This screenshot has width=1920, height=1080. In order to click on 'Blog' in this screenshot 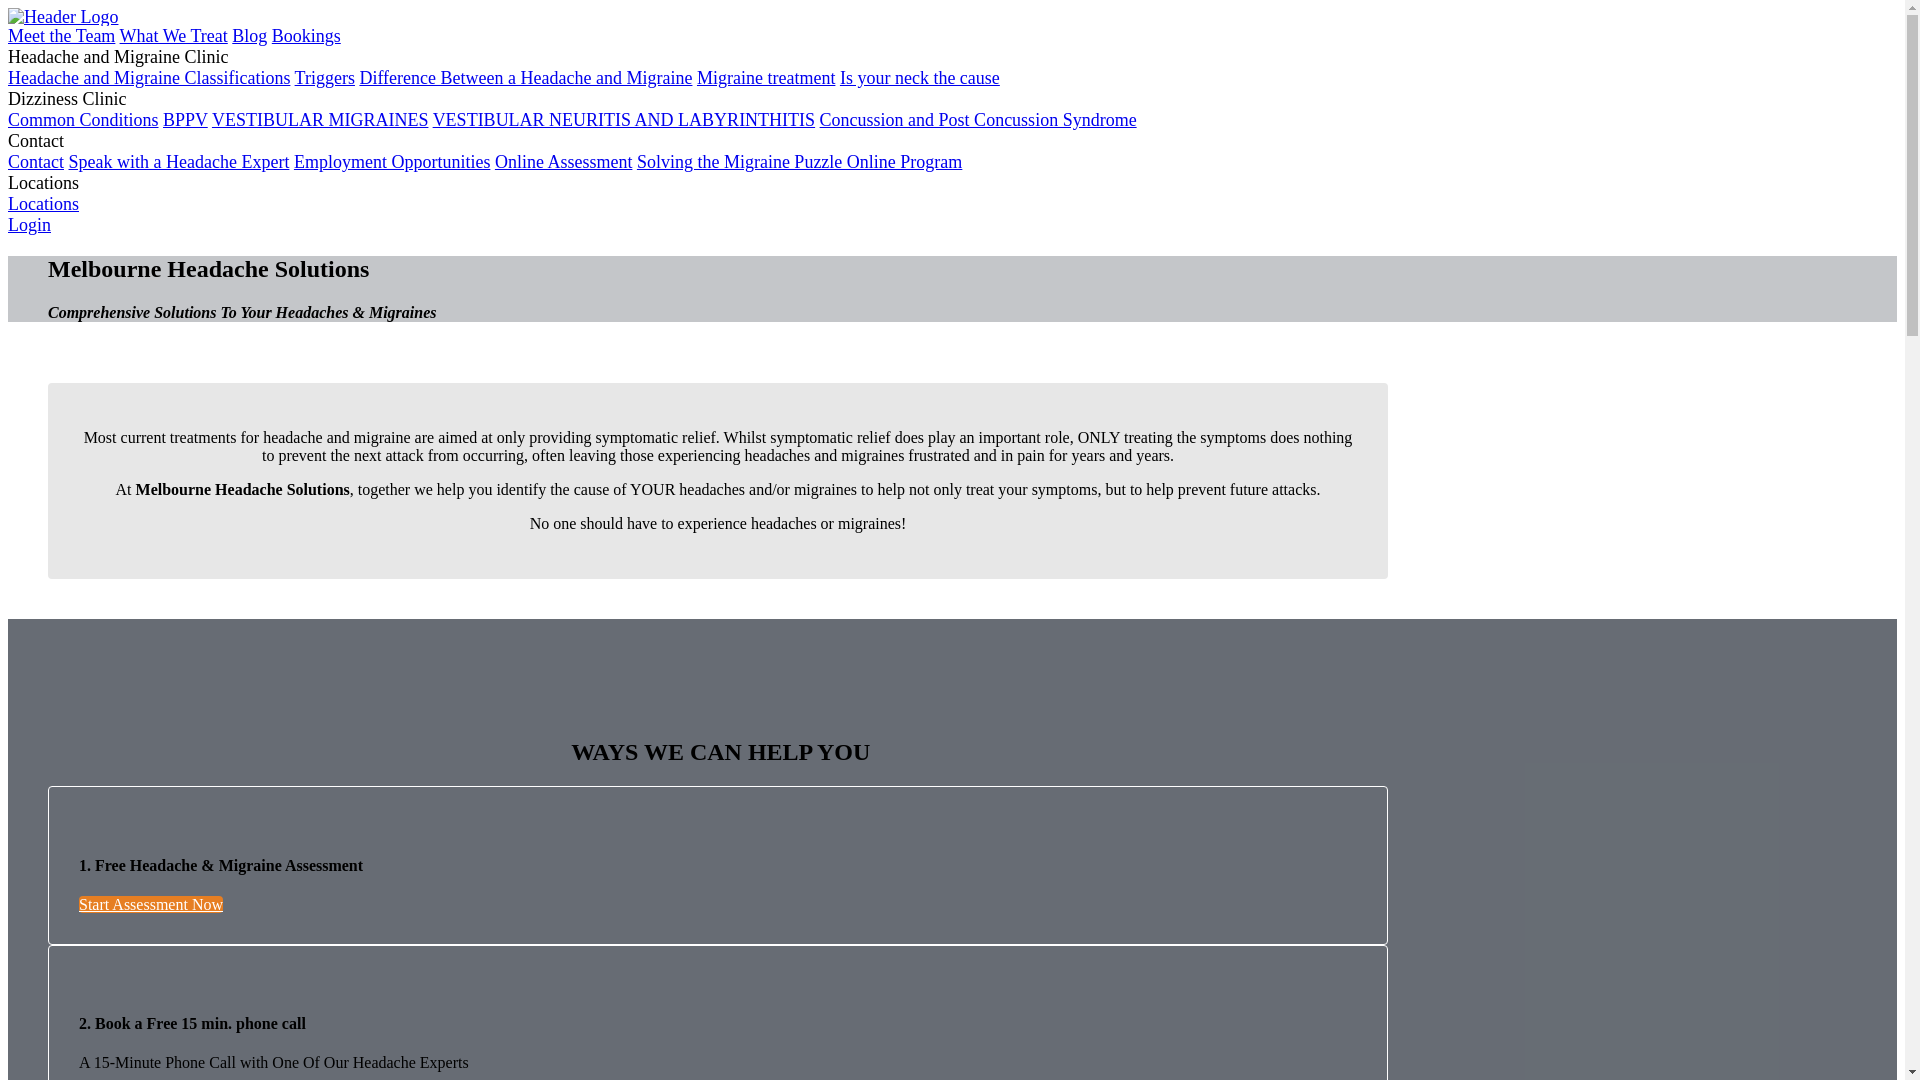, I will do `click(248, 35)`.